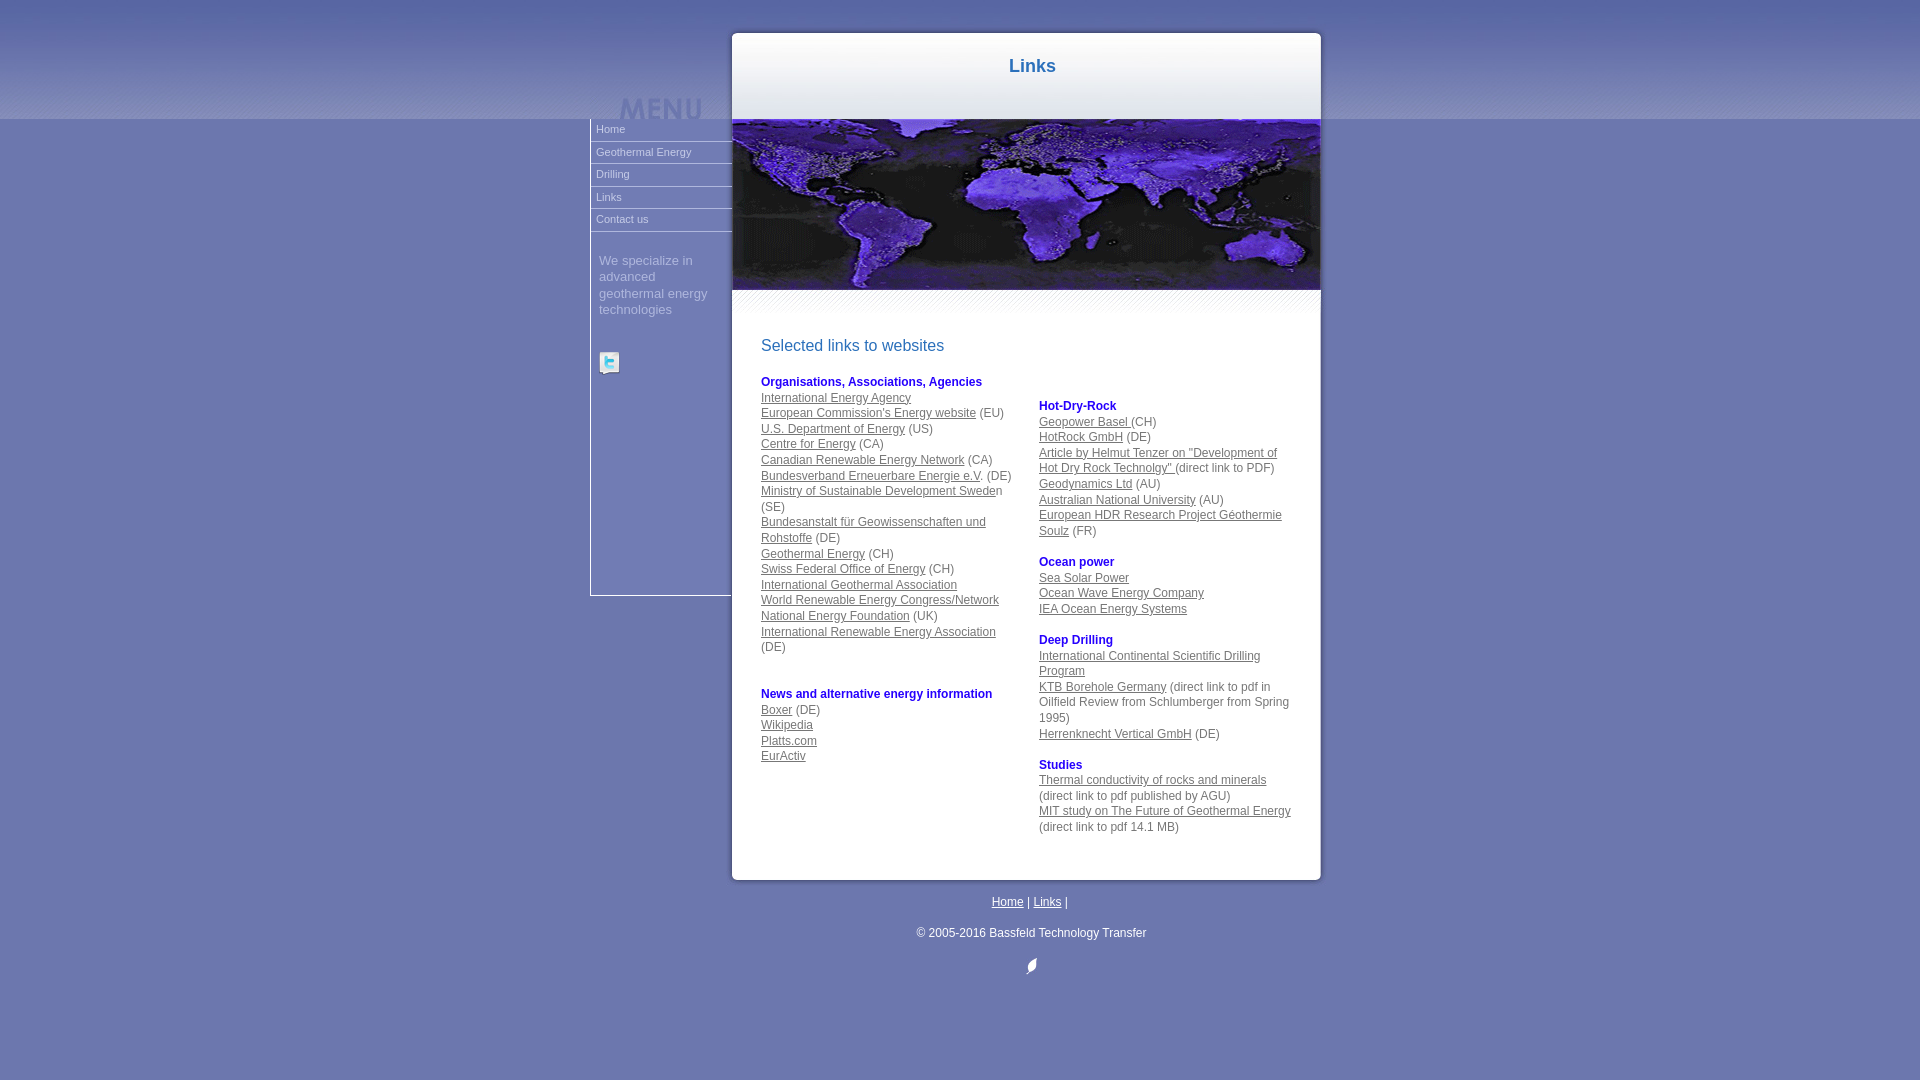 The height and width of the screenshot is (1080, 1920). What do you see at coordinates (760, 708) in the screenshot?
I see `'Boxer'` at bounding box center [760, 708].